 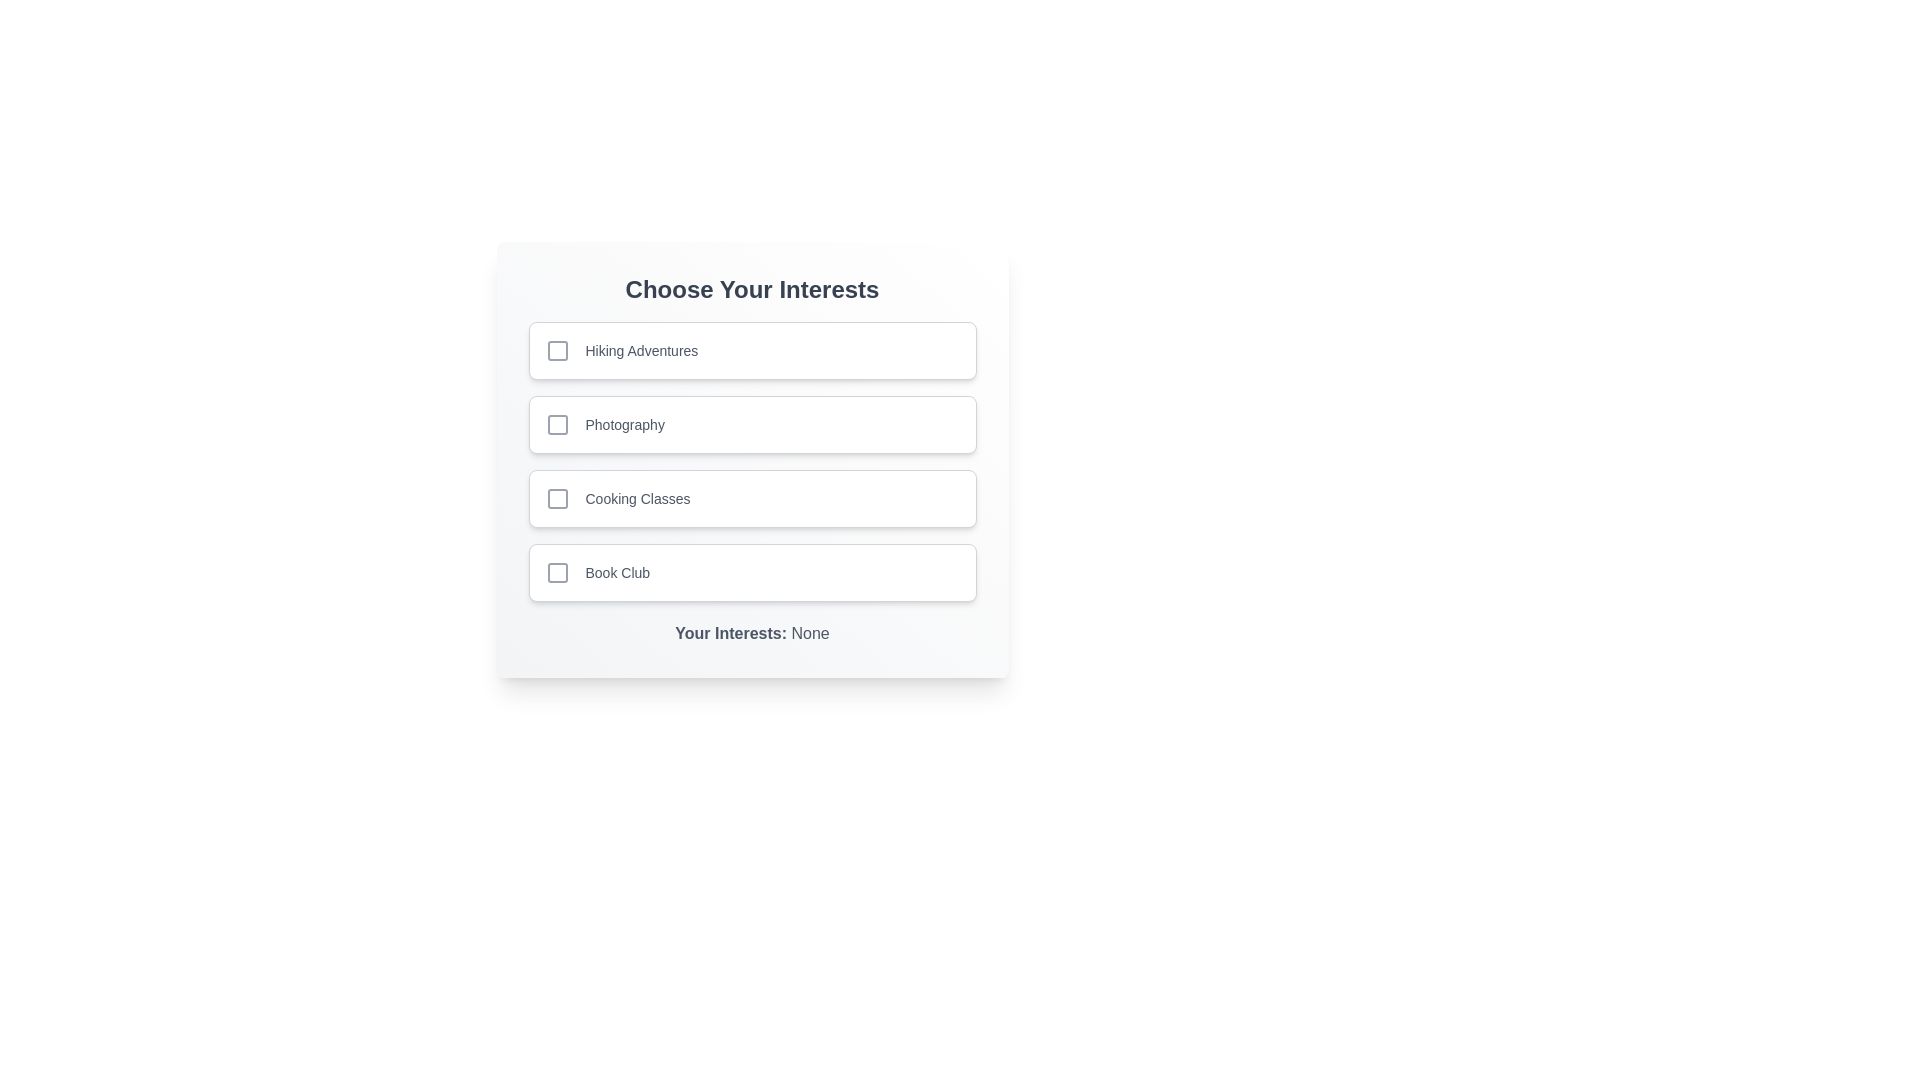 I want to click on the checkbox indicator for 'Hiking Adventures', so click(x=557, y=350).